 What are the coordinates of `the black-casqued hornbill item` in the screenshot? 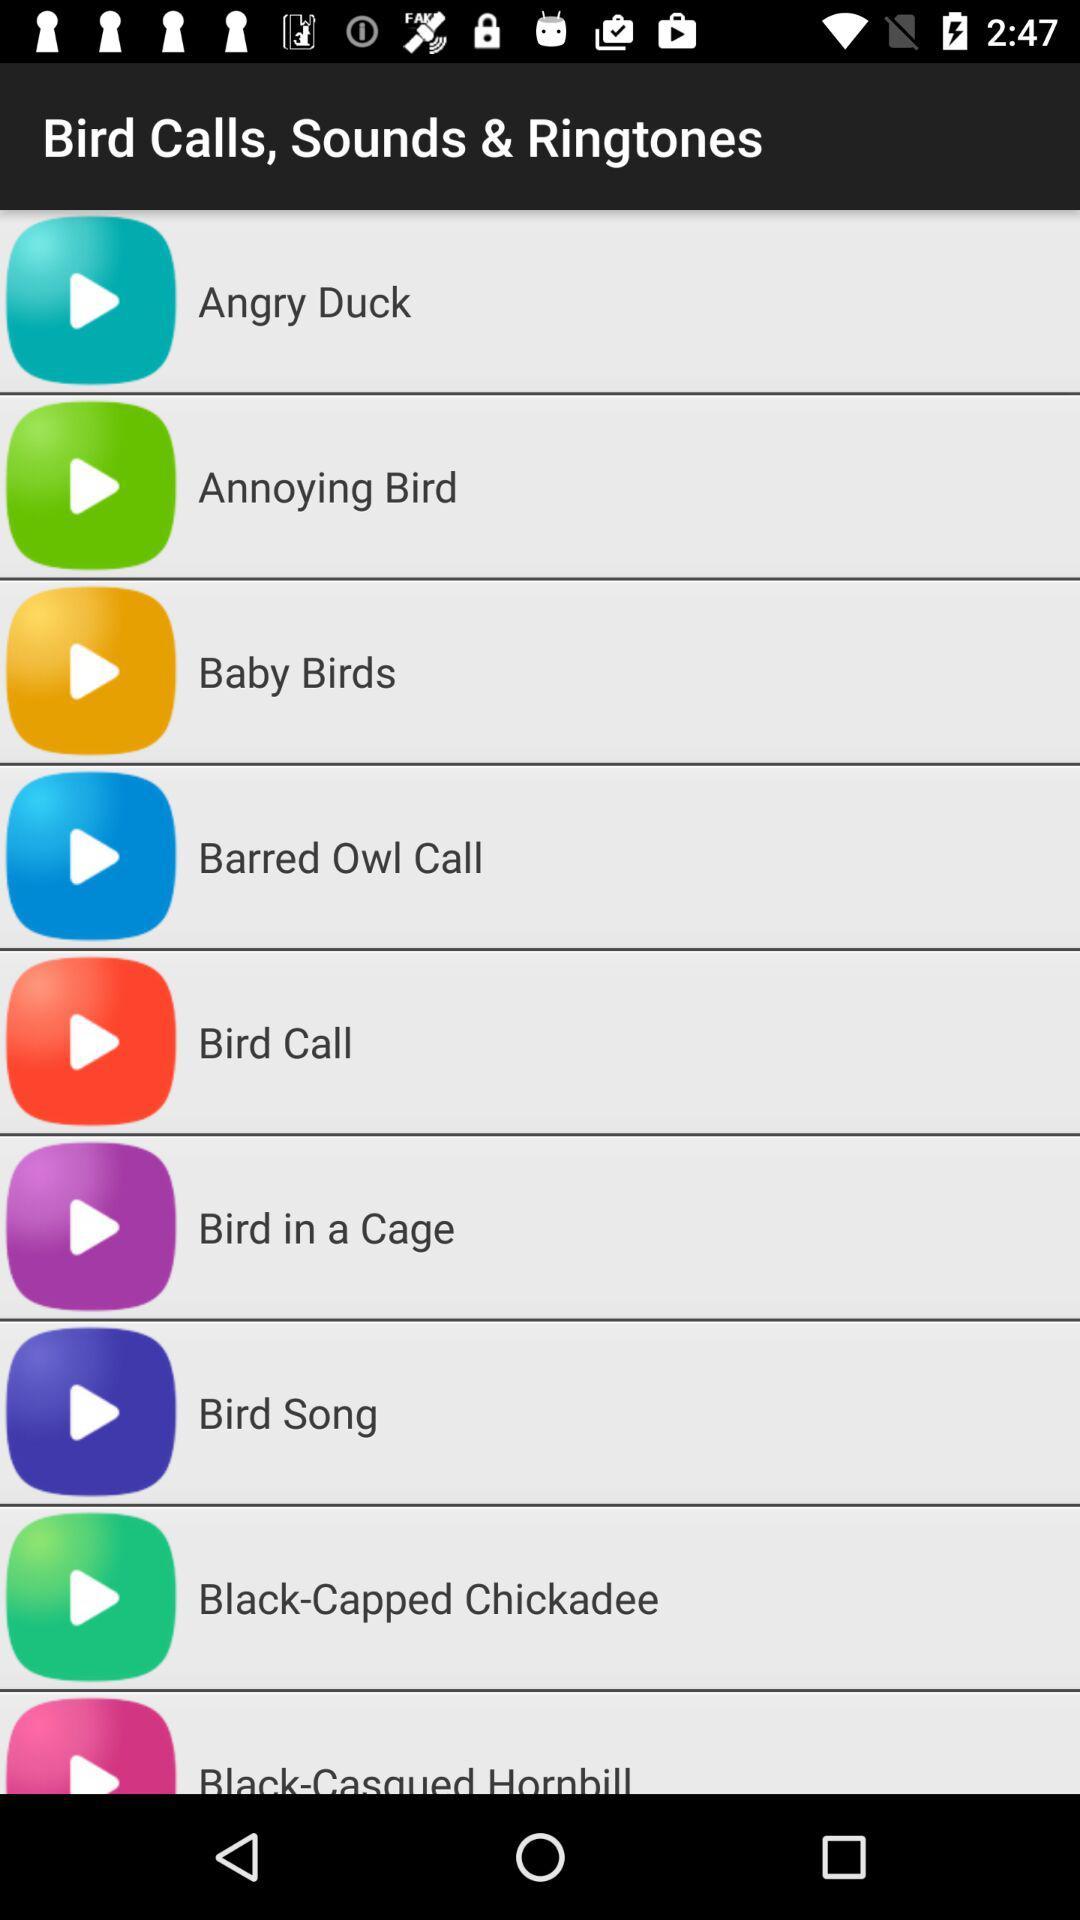 It's located at (631, 1741).